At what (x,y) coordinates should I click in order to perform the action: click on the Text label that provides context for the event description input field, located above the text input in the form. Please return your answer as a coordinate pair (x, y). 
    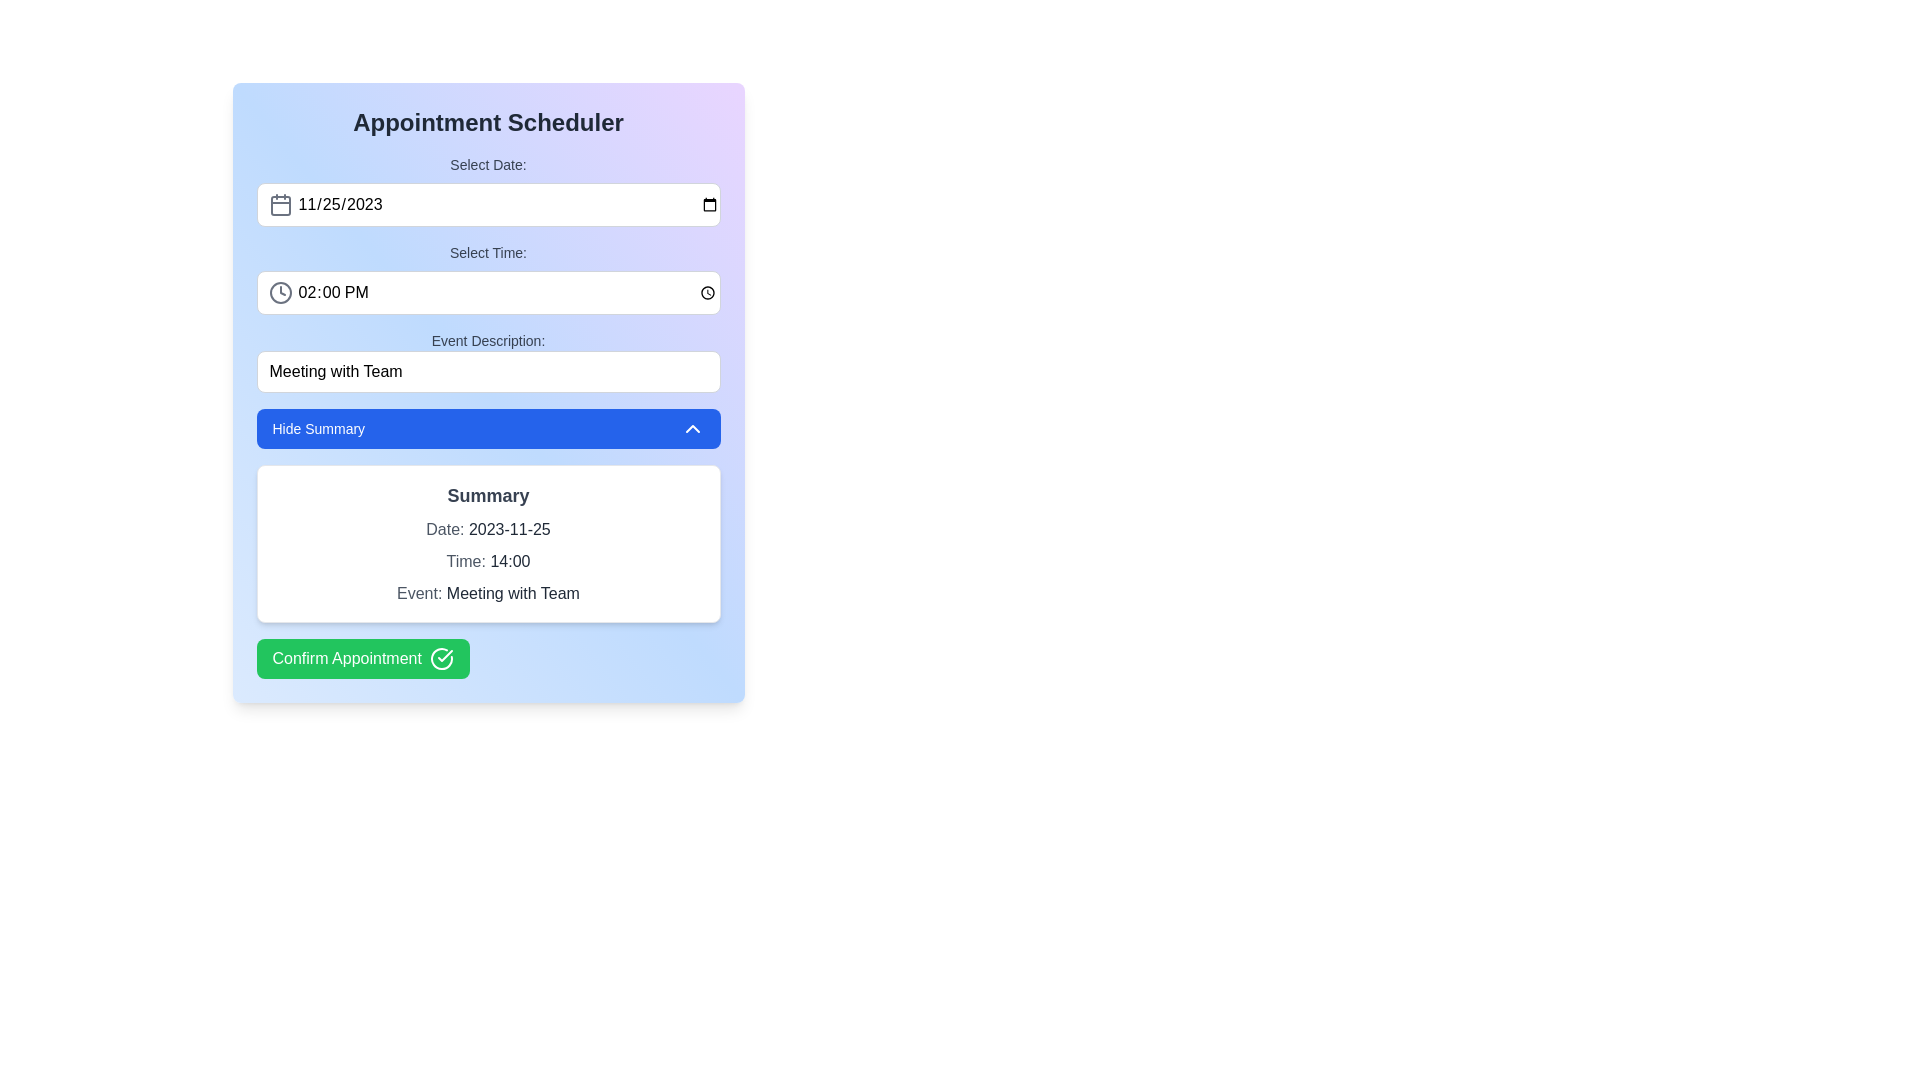
    Looking at the image, I should click on (488, 339).